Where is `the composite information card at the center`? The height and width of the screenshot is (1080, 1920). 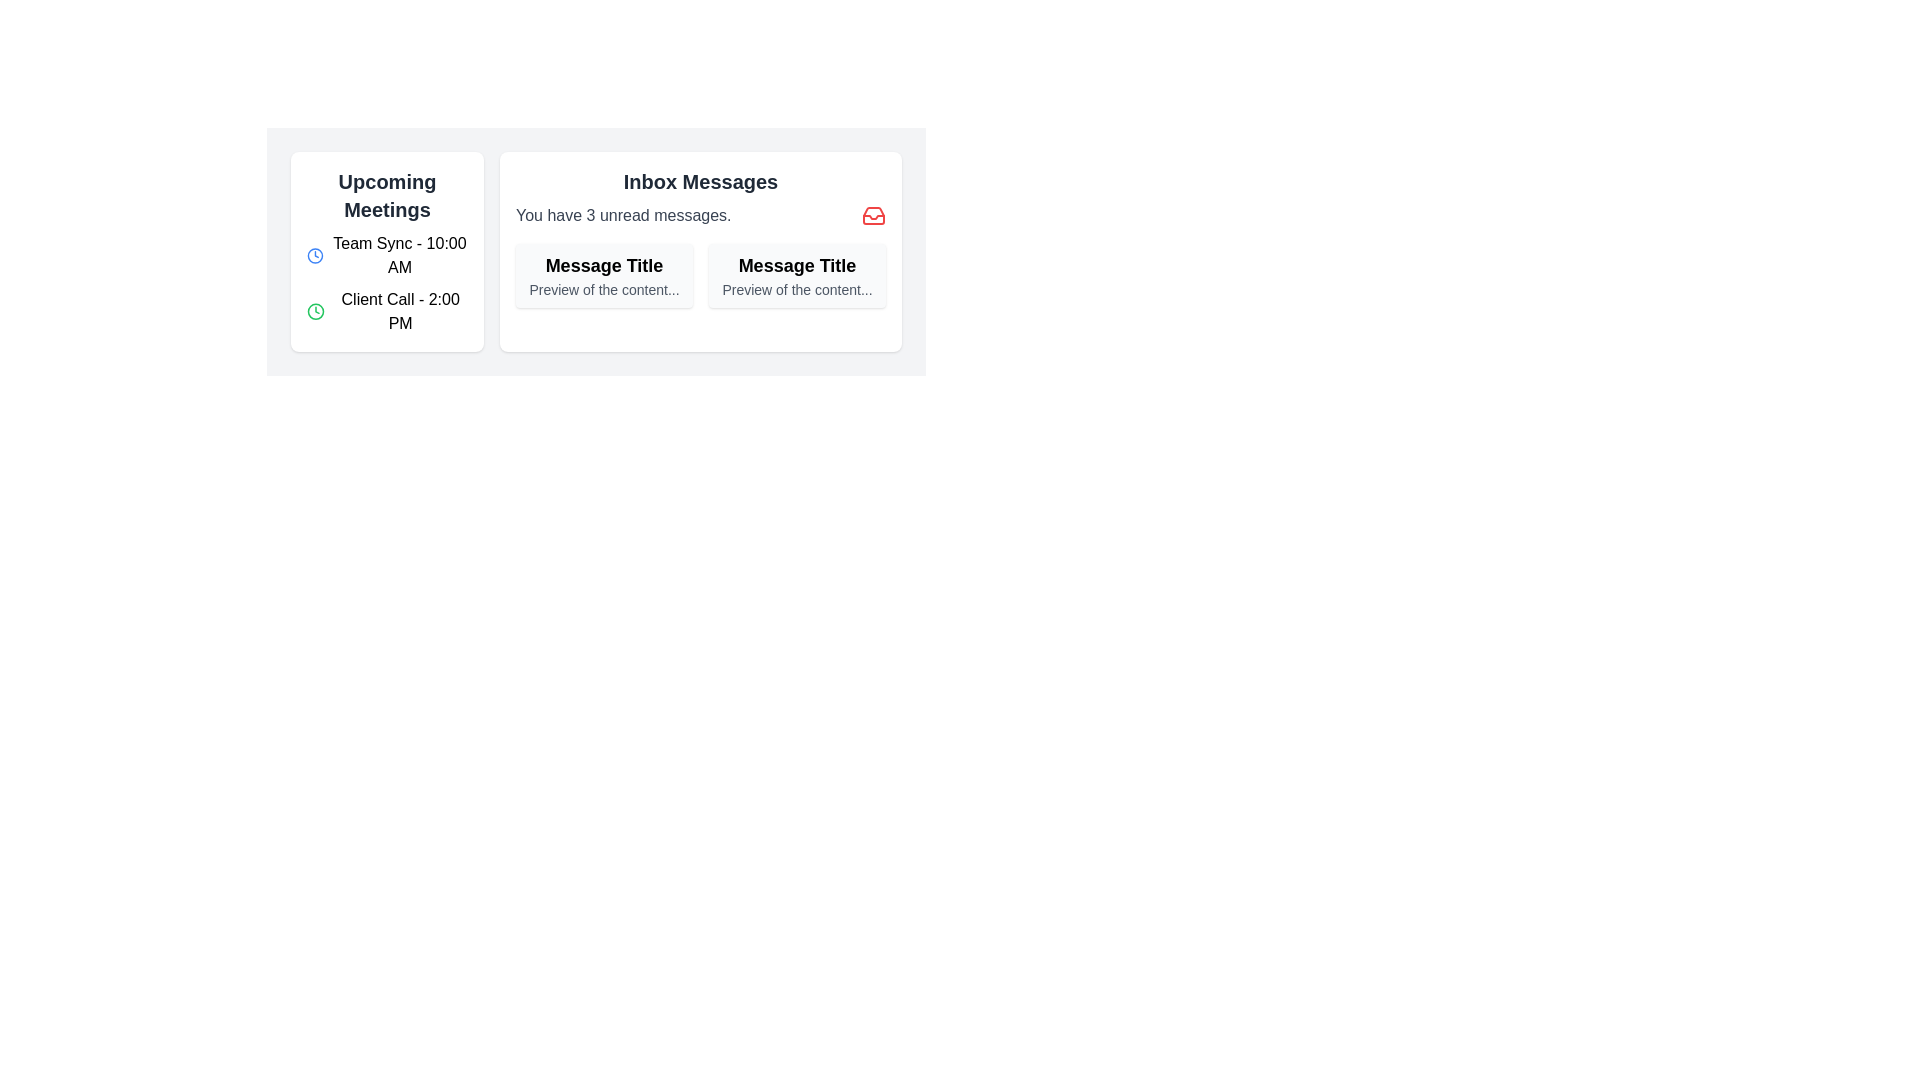 the composite information card at the center is located at coordinates (595, 250).